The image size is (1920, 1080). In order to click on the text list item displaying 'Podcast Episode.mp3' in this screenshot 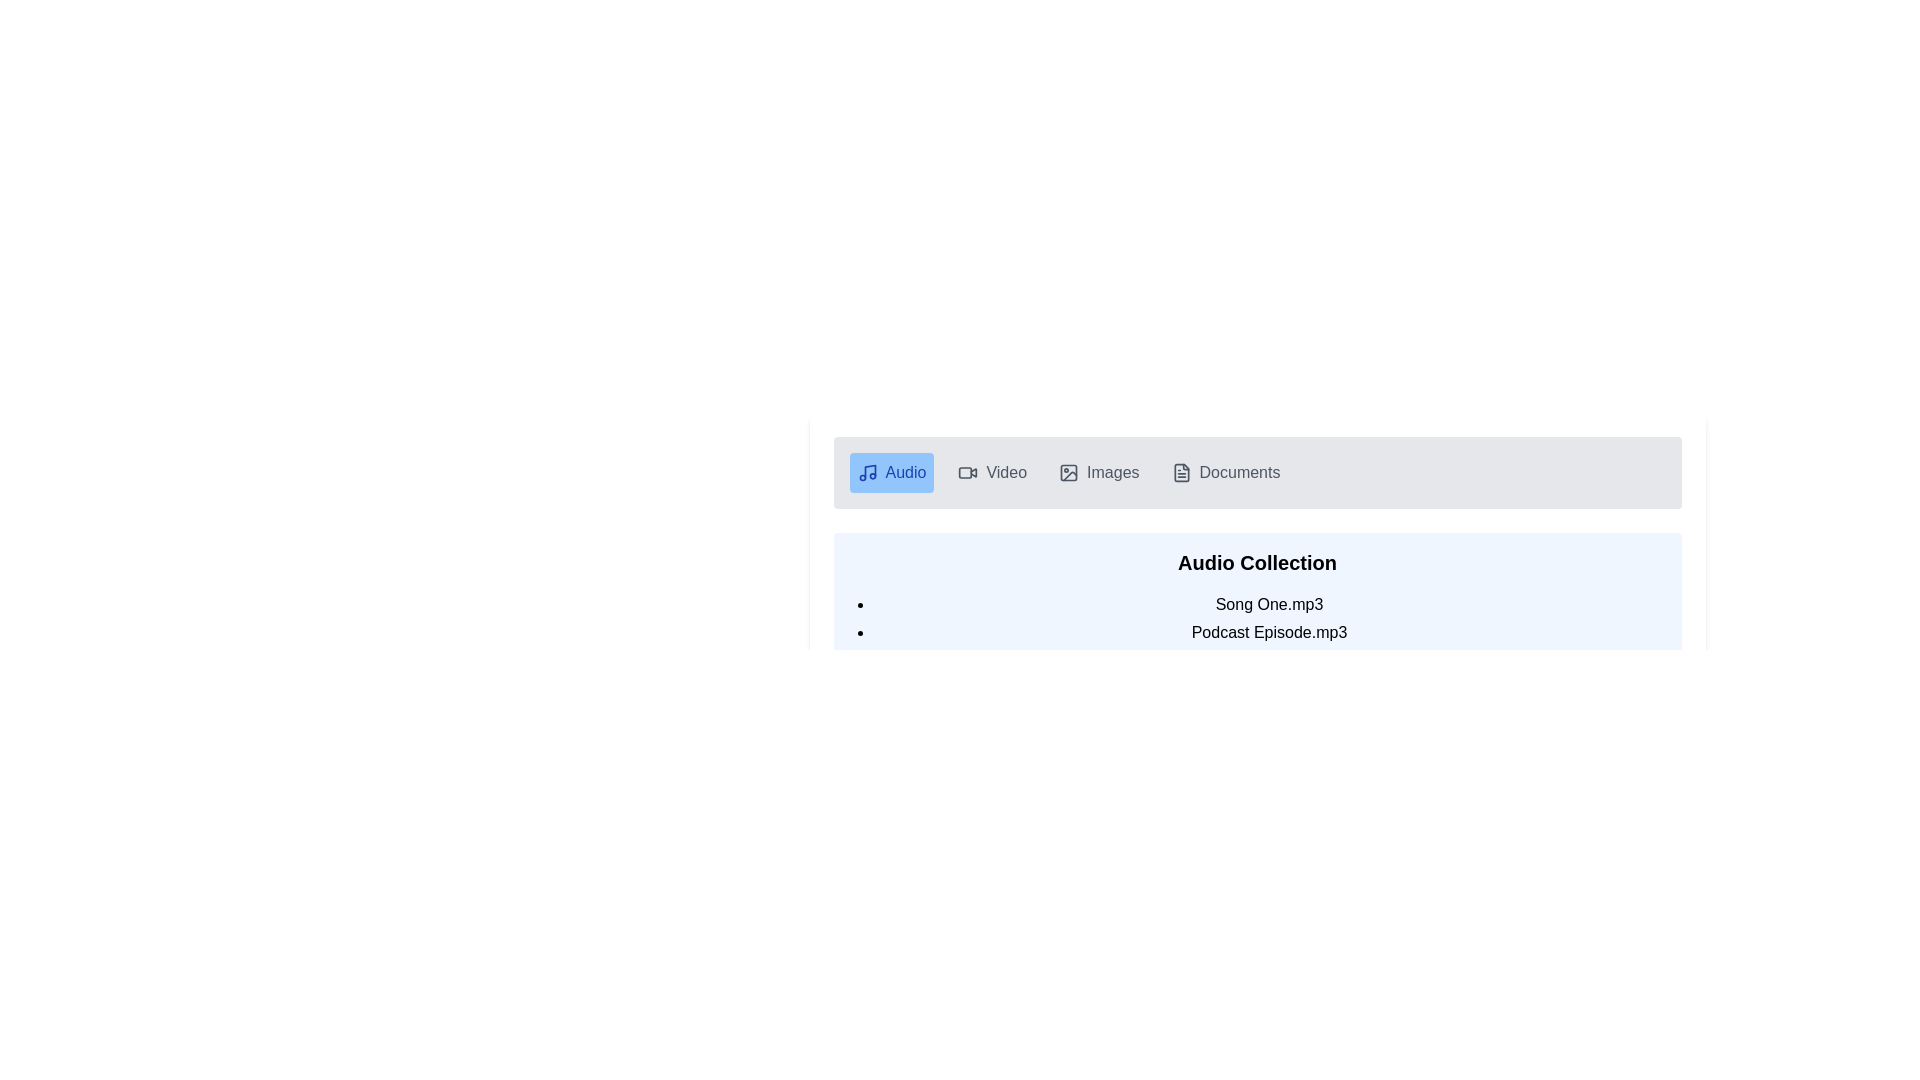, I will do `click(1268, 632)`.